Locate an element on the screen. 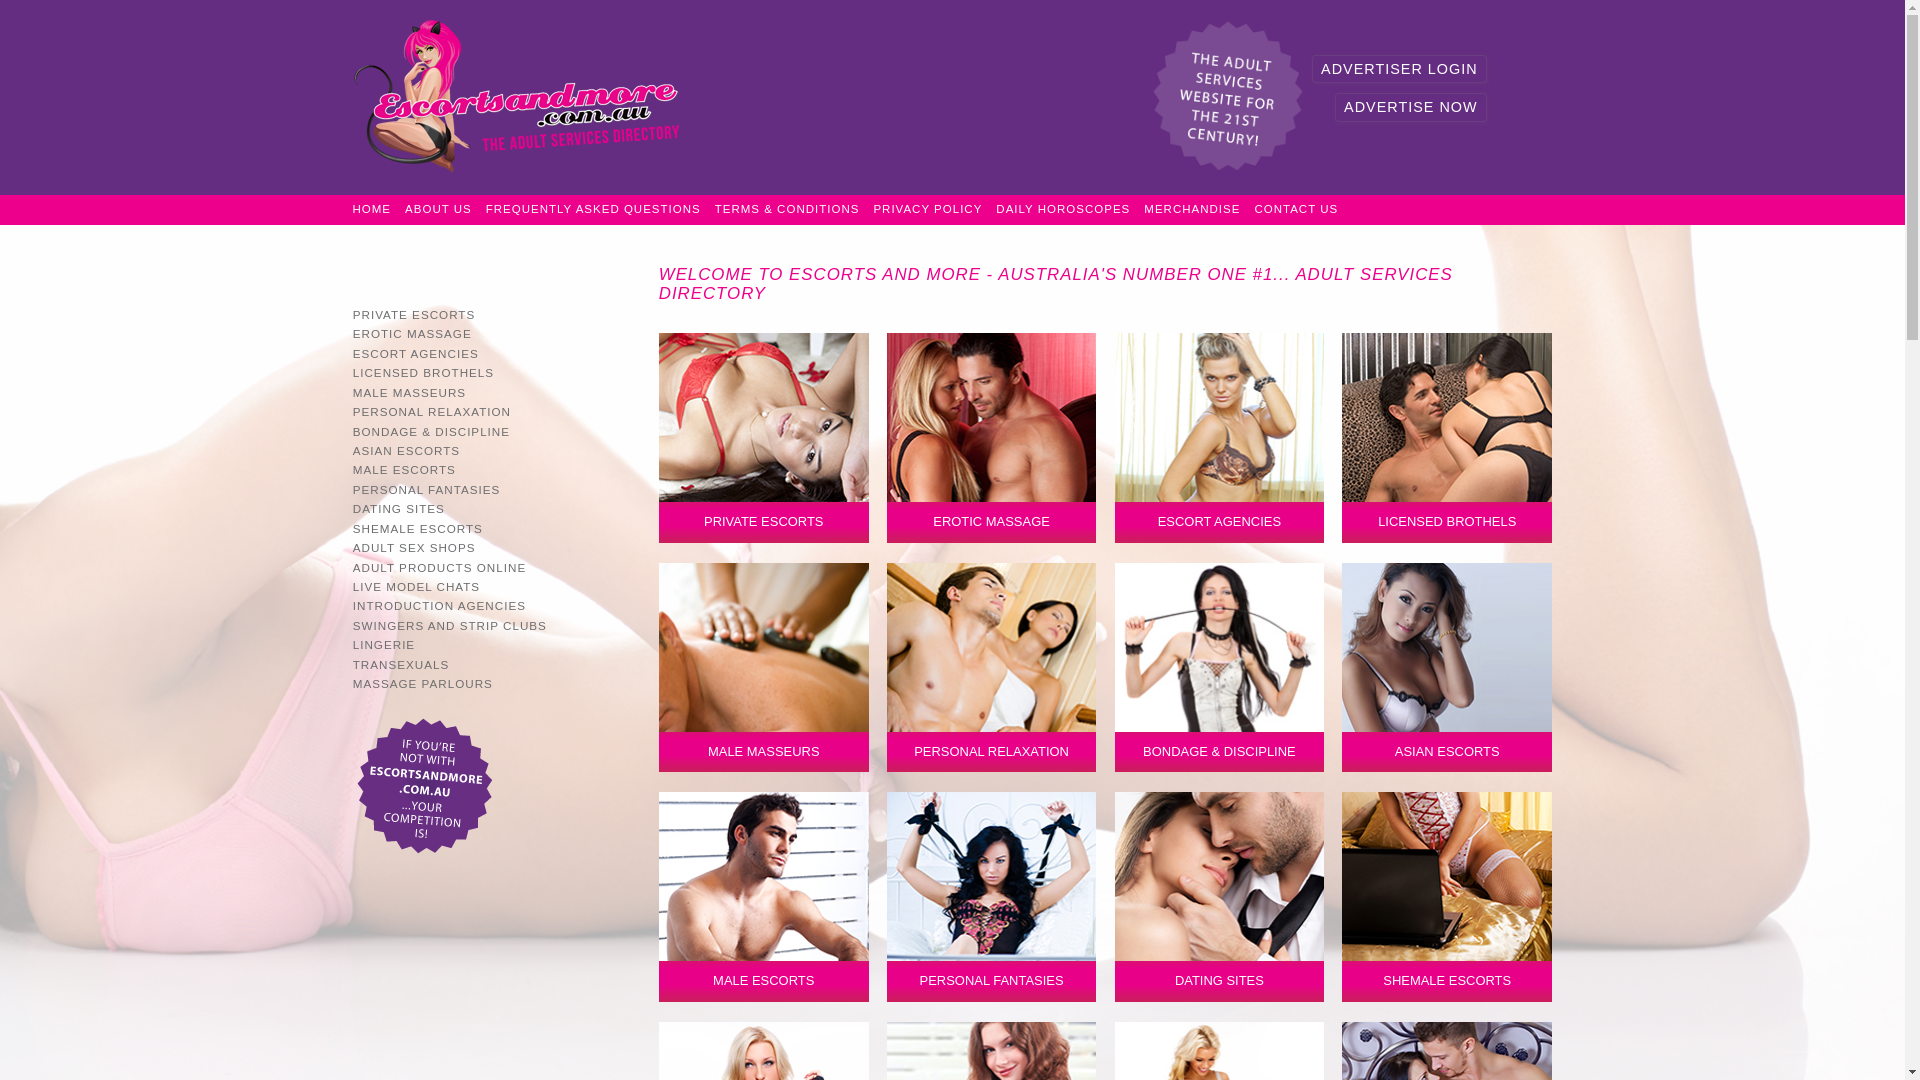 The image size is (1920, 1080). 'Escort Agencies' is located at coordinates (1113, 437).